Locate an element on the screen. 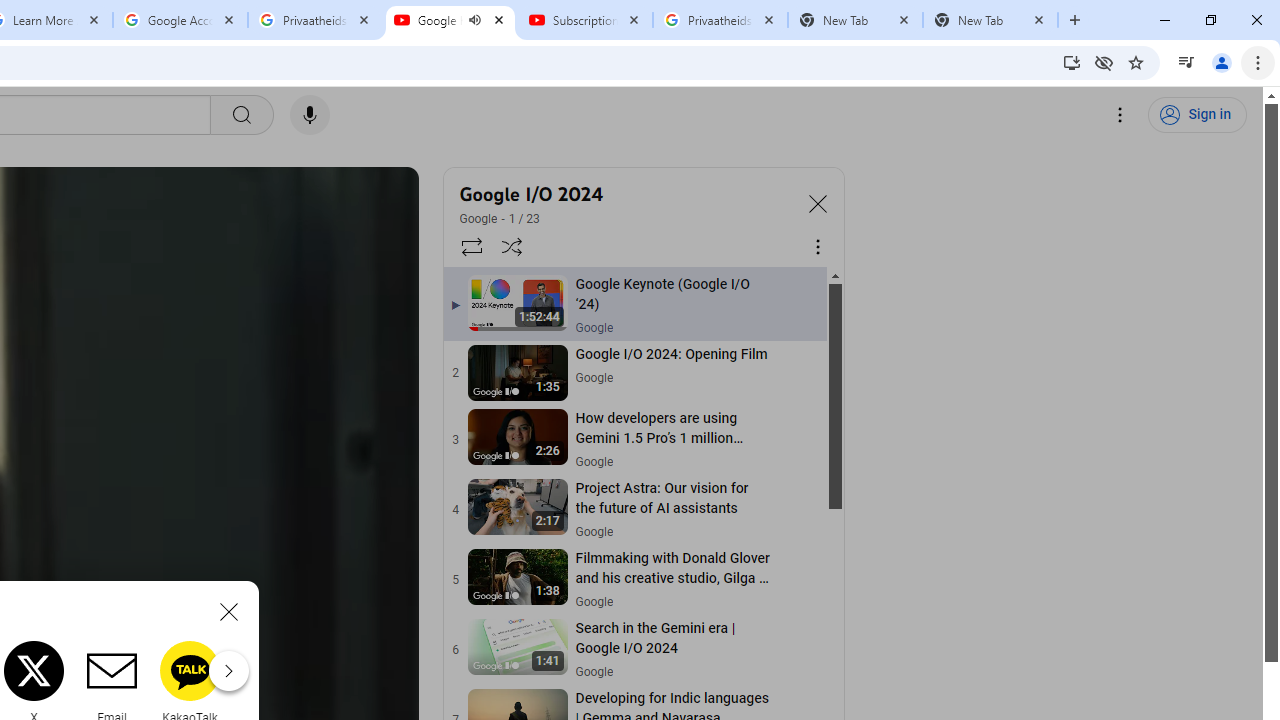 Image resolution: width=1280 pixels, height=720 pixels. 'Search with your voice' is located at coordinates (308, 115).